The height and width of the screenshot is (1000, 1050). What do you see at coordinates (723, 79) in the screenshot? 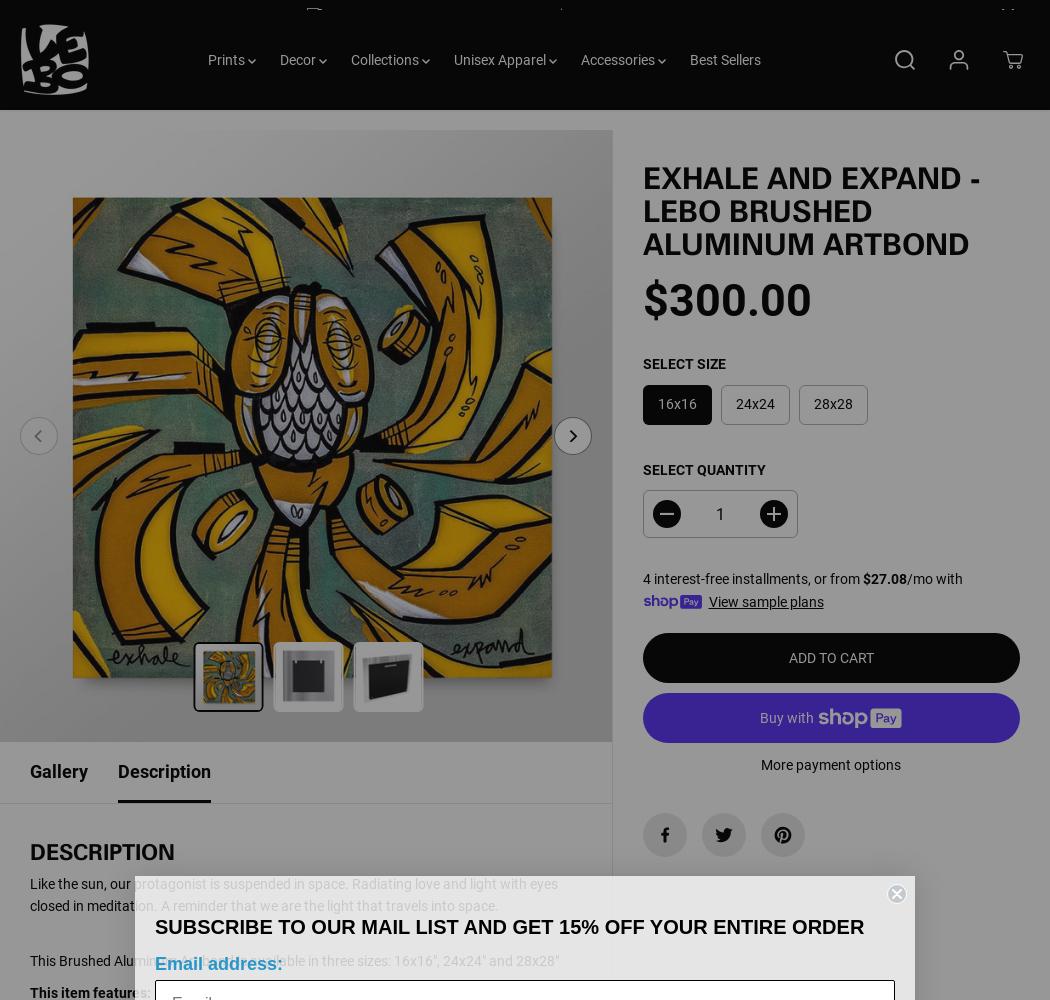
I see `'Best Sellers'` at bounding box center [723, 79].